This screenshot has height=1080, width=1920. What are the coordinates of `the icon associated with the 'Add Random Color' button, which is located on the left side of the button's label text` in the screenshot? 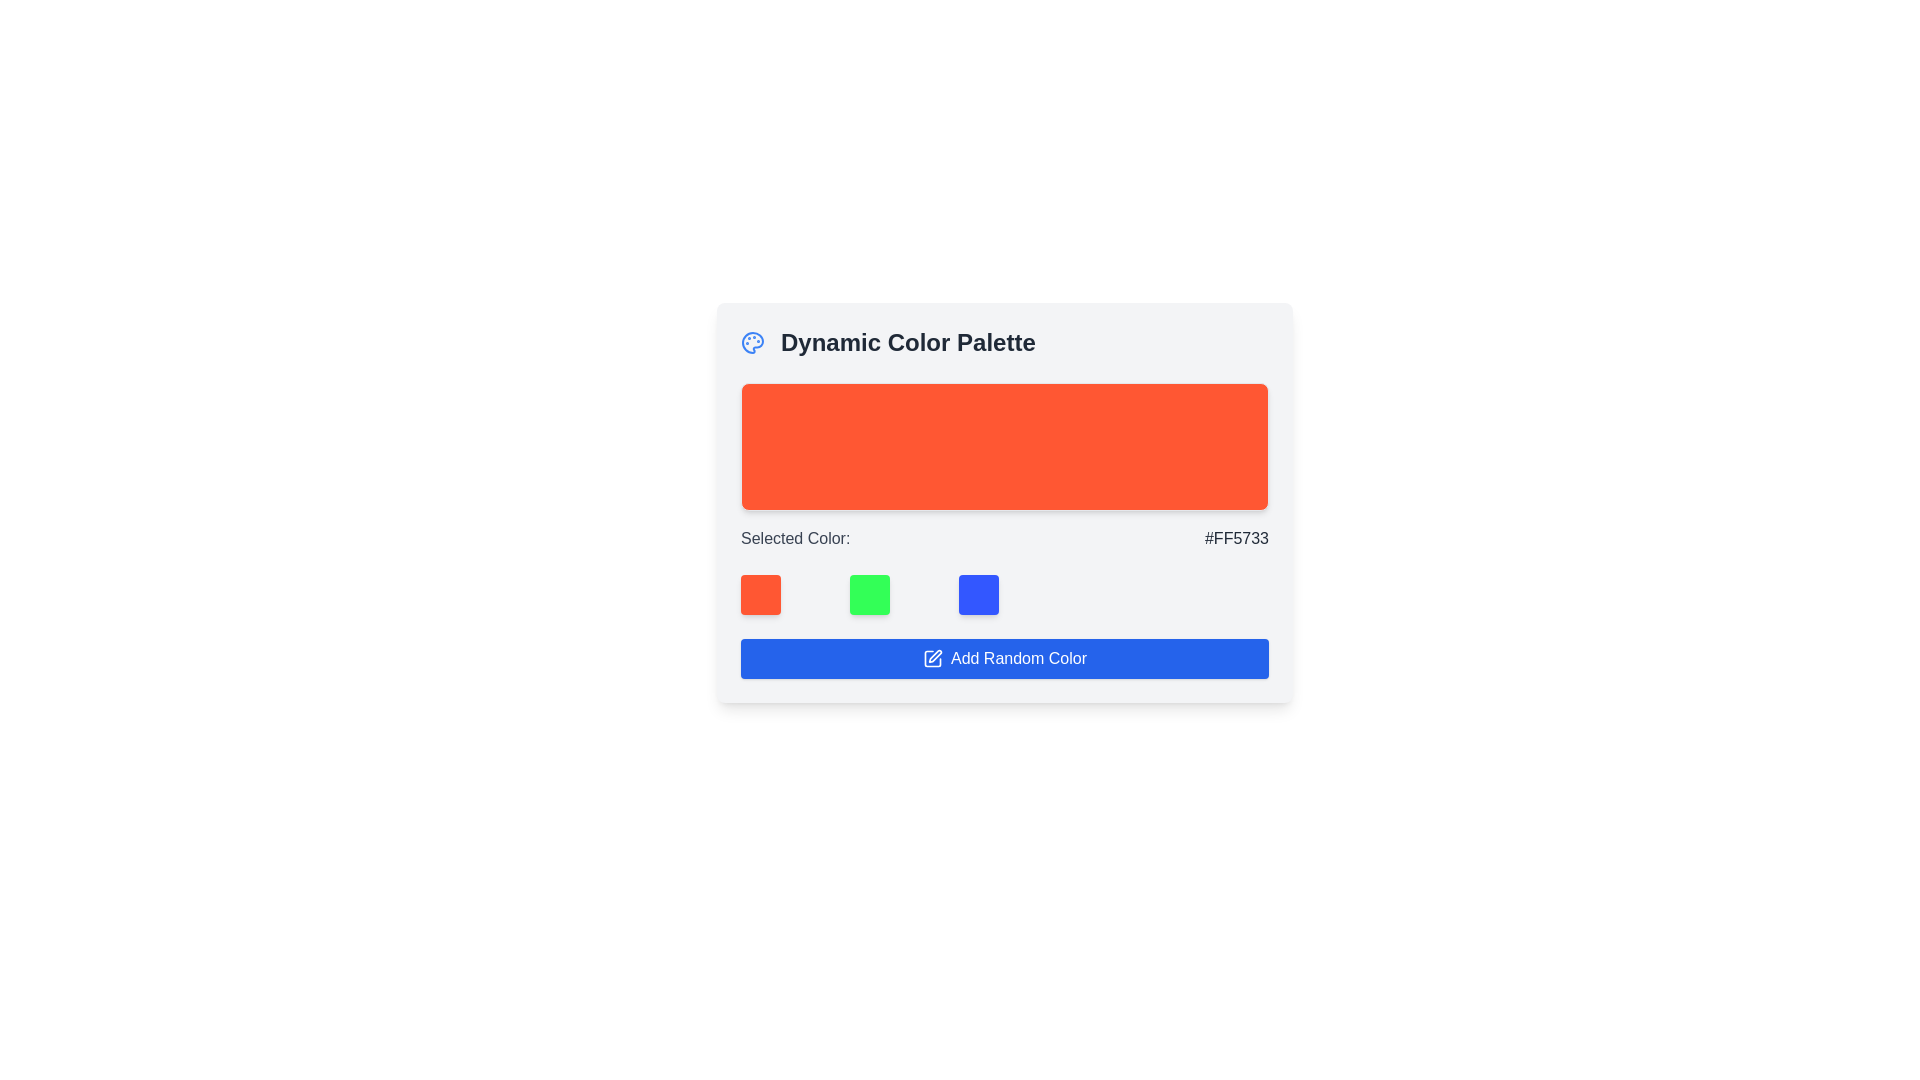 It's located at (931, 659).